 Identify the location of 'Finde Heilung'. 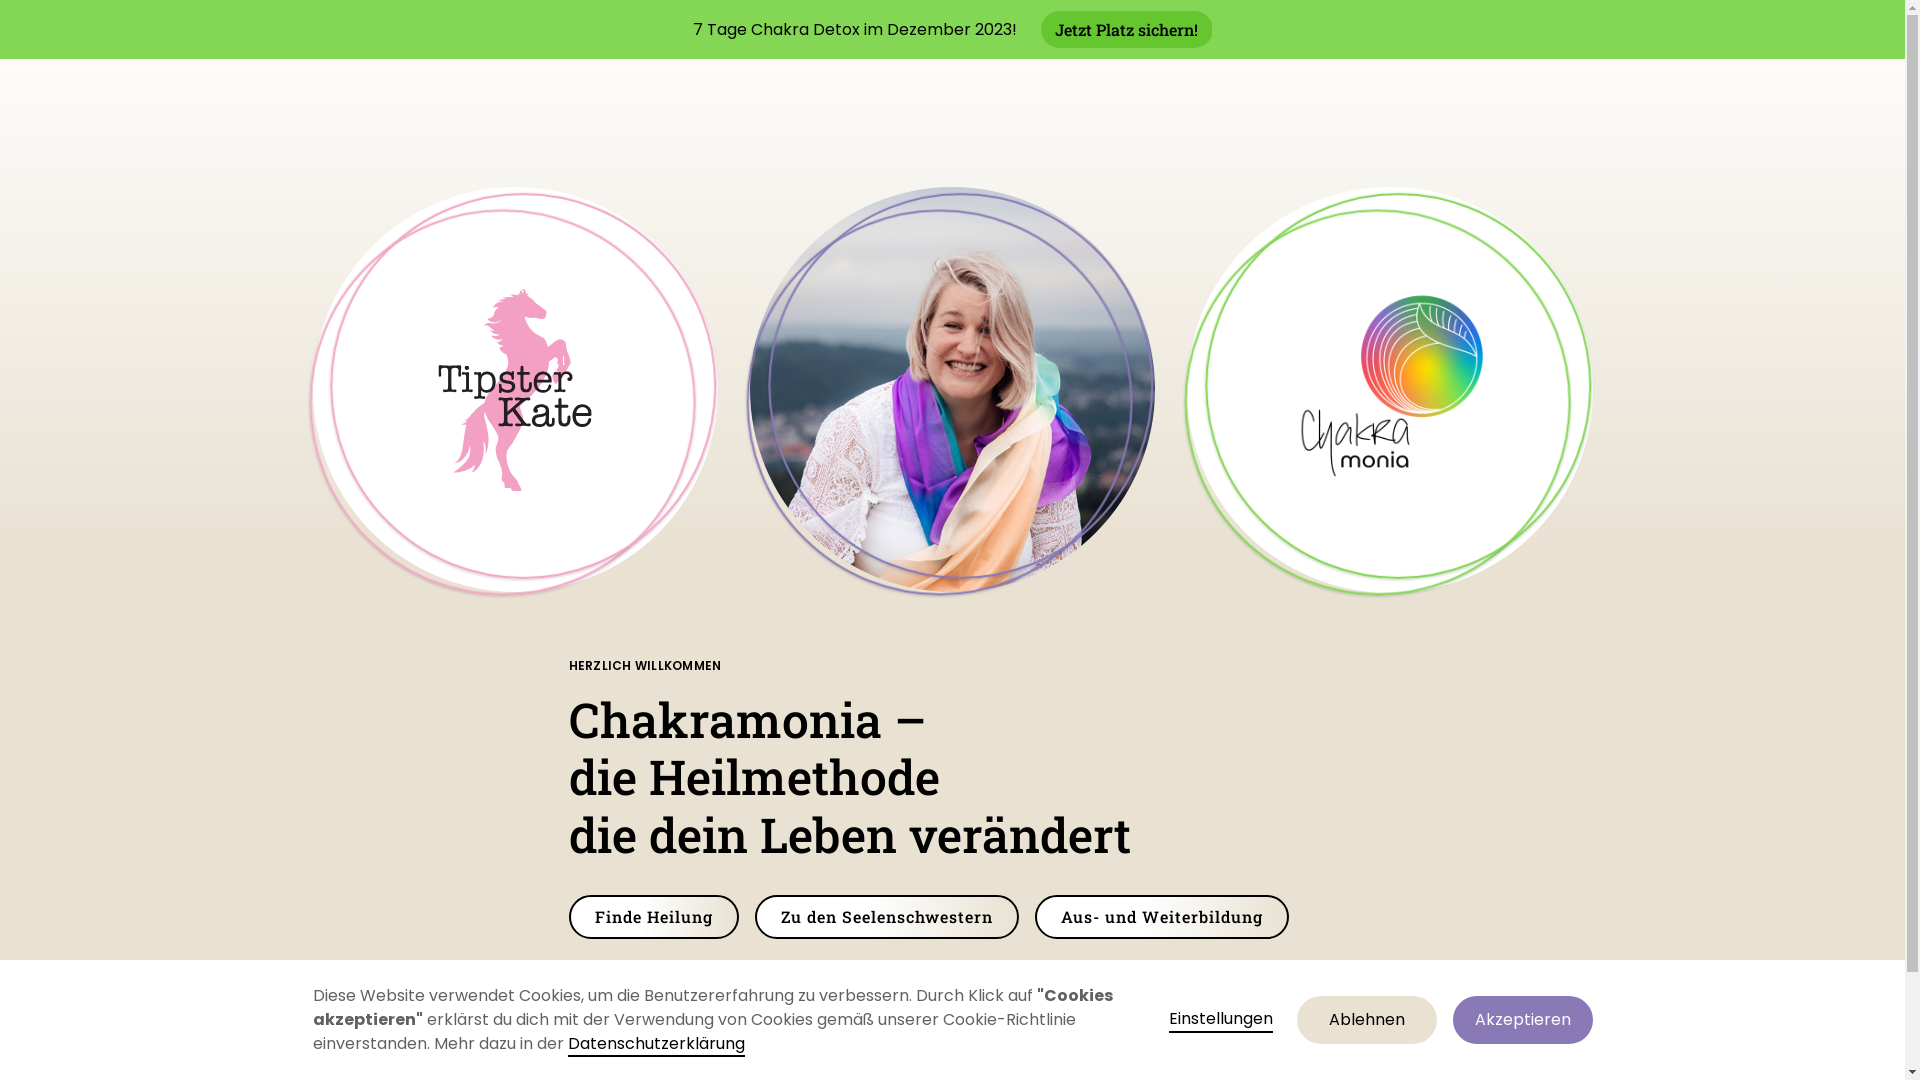
(652, 917).